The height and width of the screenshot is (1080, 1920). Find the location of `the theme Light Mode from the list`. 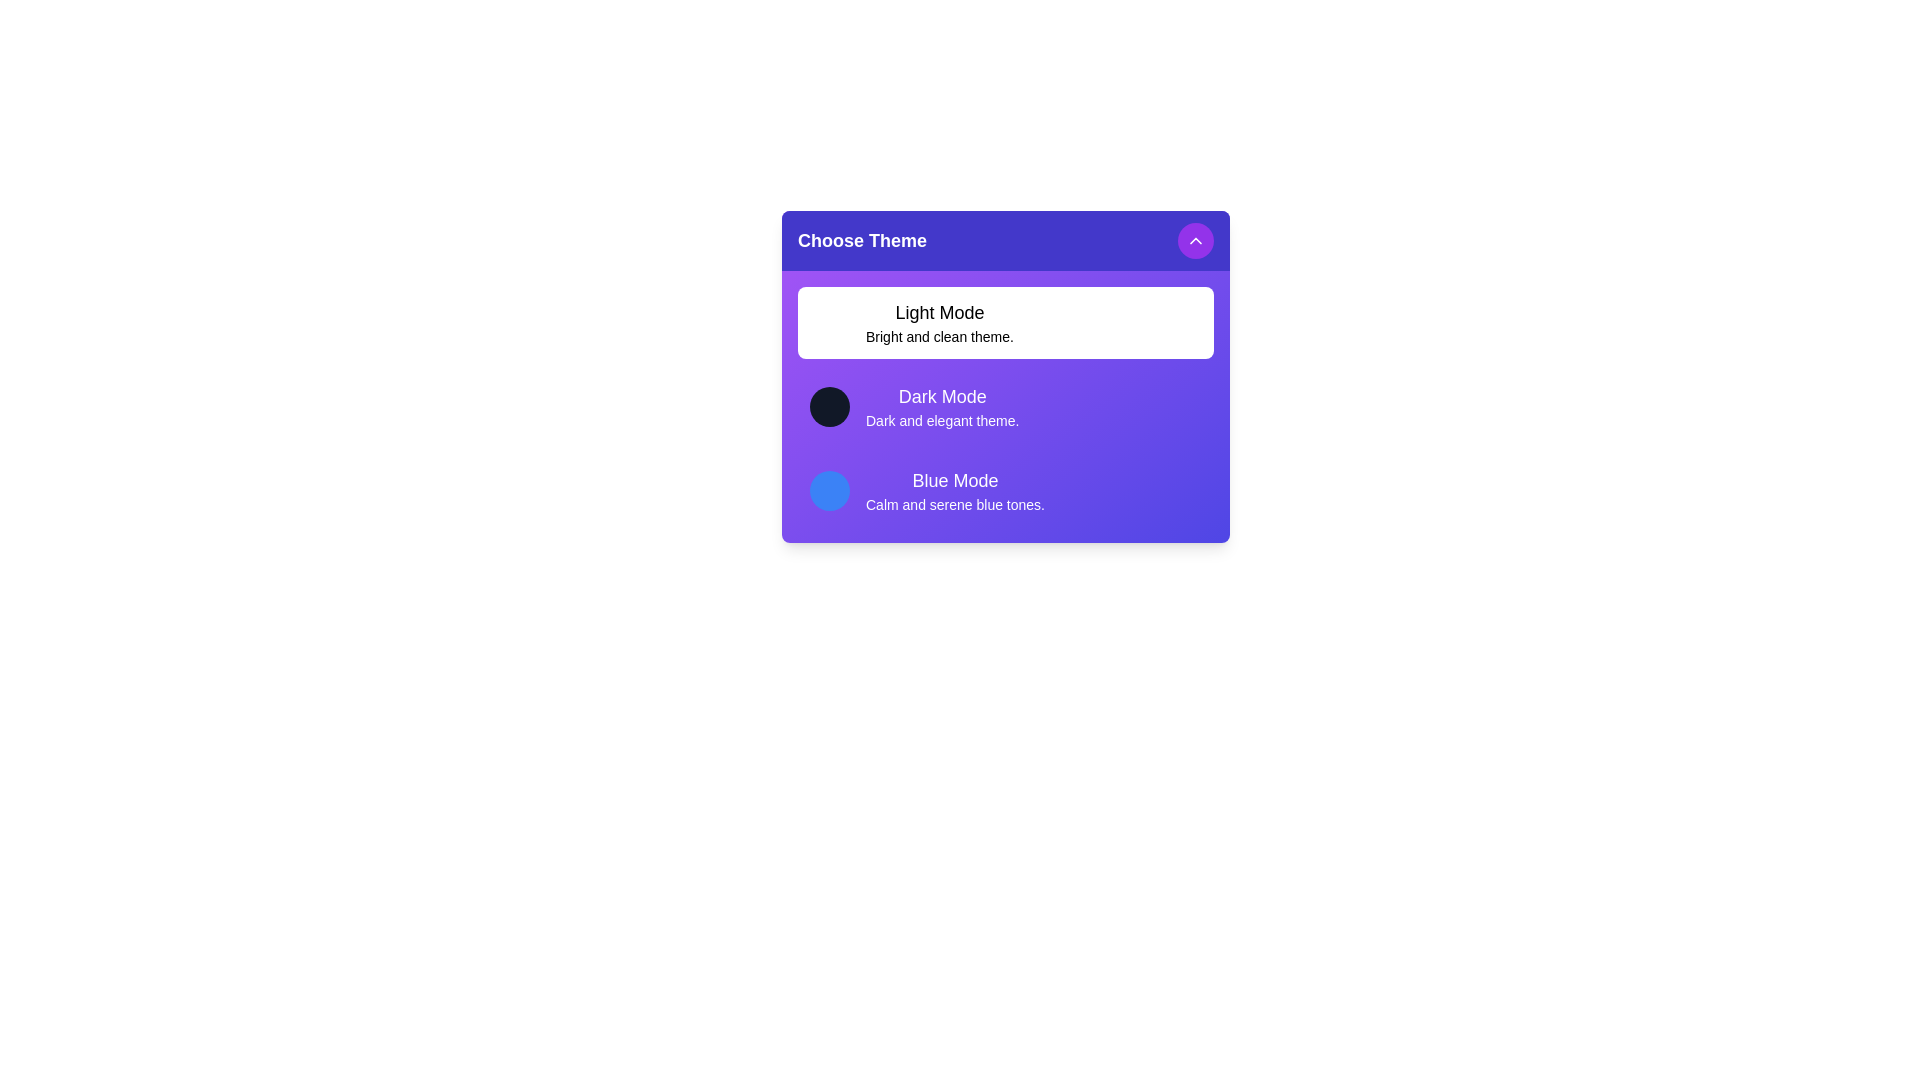

the theme Light Mode from the list is located at coordinates (1006, 322).